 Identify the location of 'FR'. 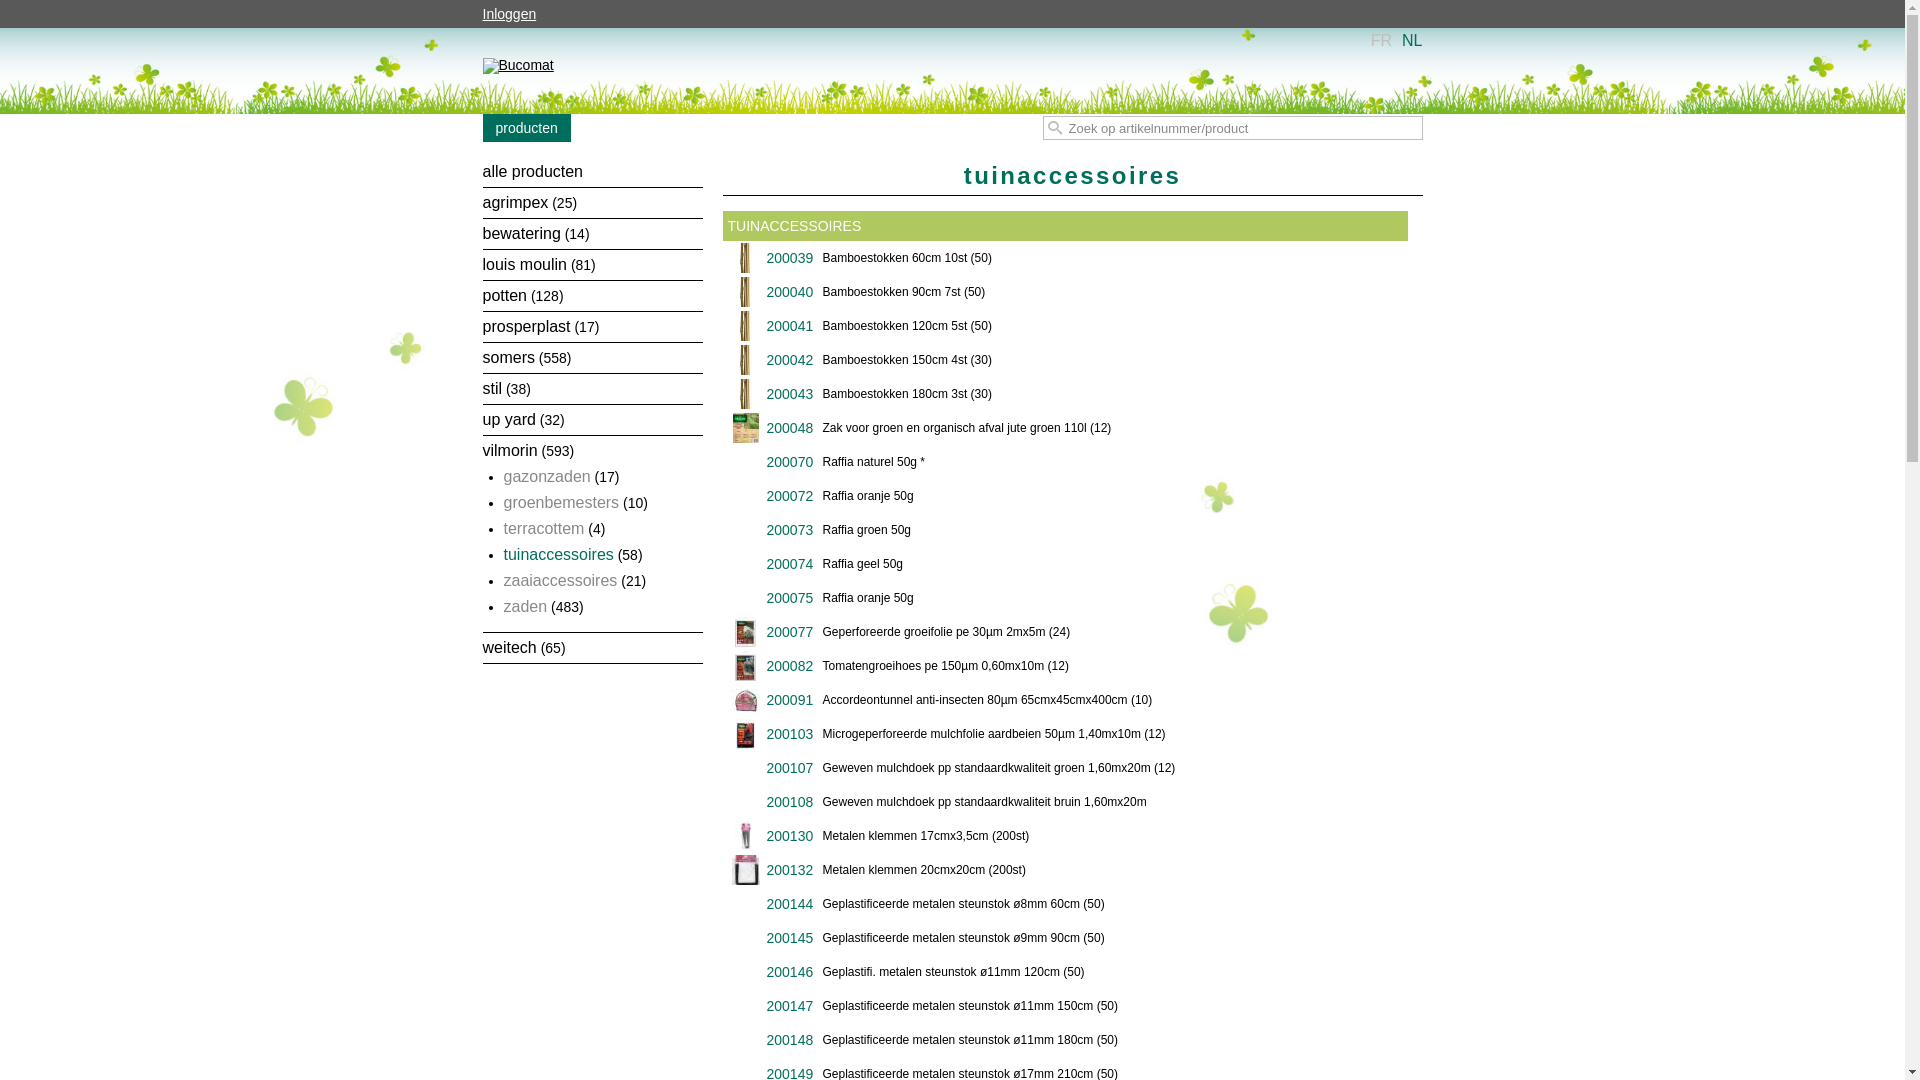
(1380, 40).